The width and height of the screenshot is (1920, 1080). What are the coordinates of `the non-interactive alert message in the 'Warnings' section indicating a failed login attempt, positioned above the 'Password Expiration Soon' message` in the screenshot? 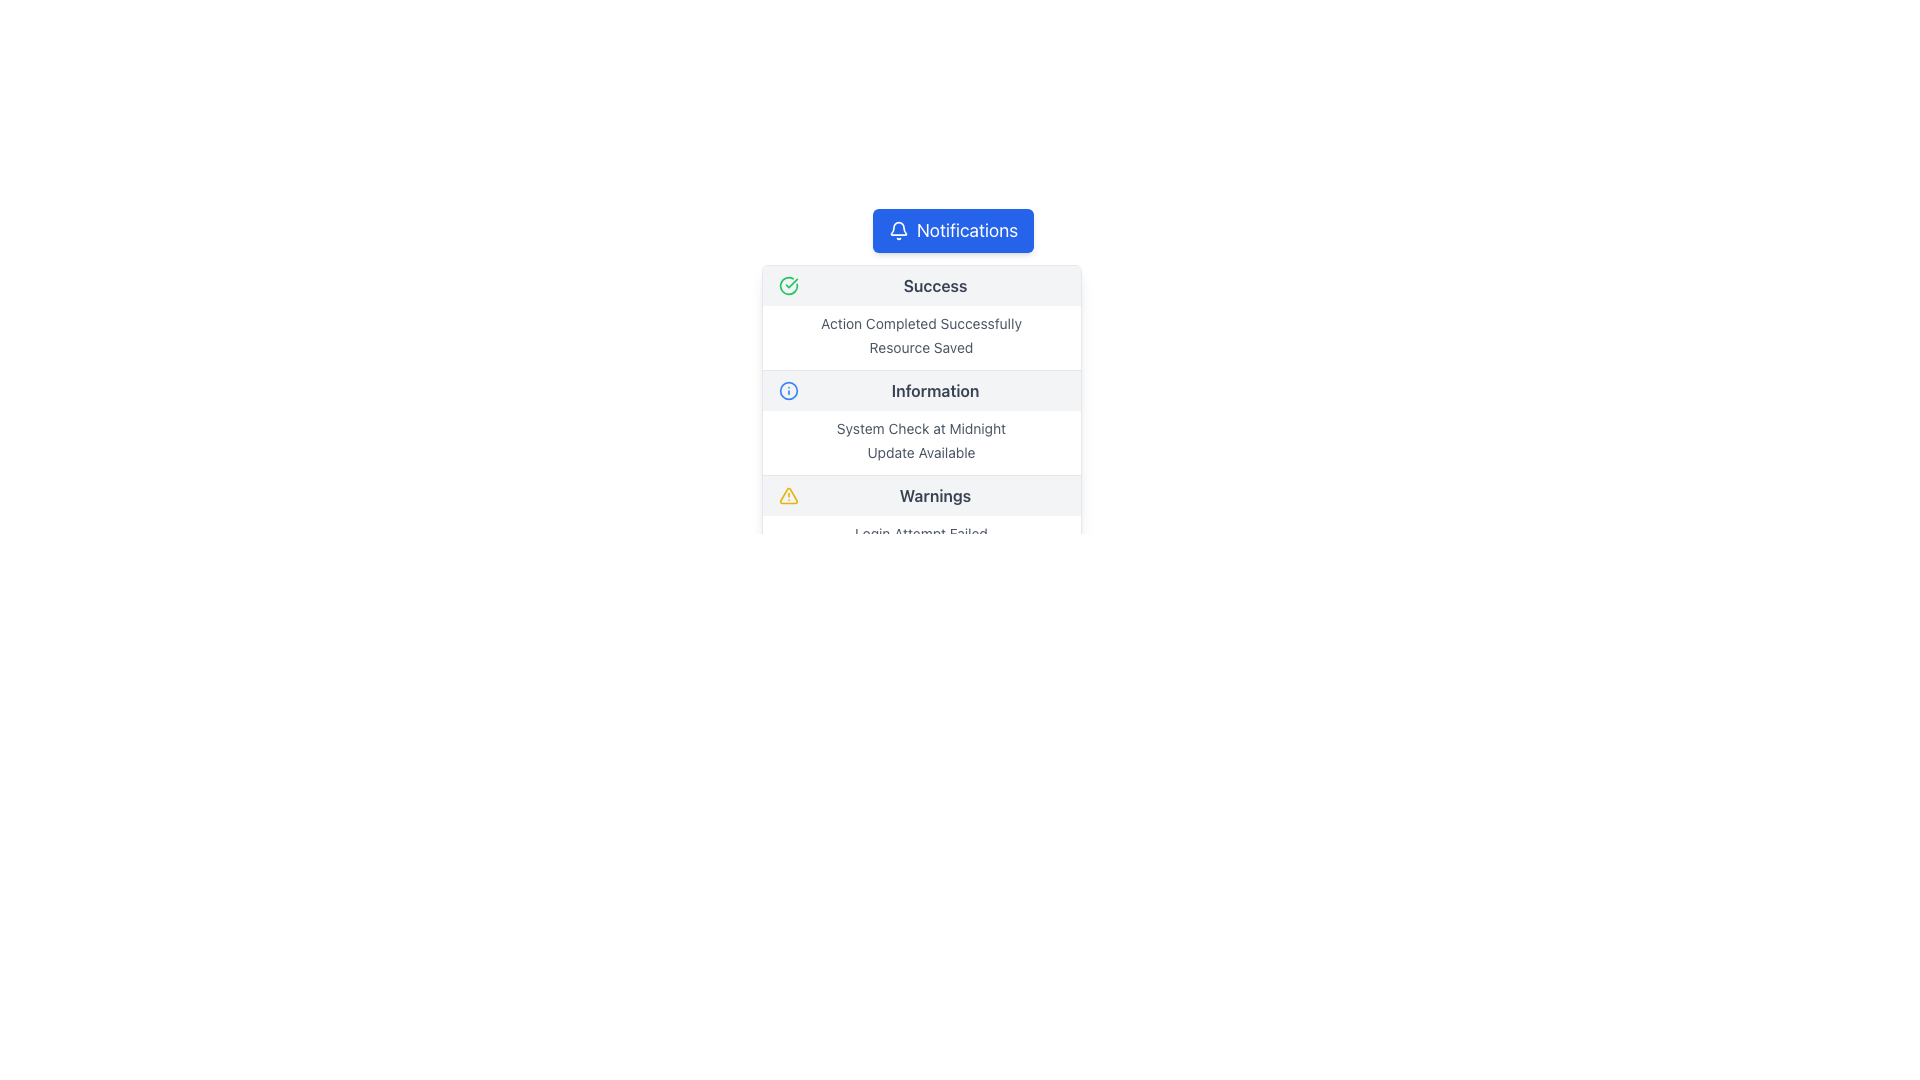 It's located at (920, 532).